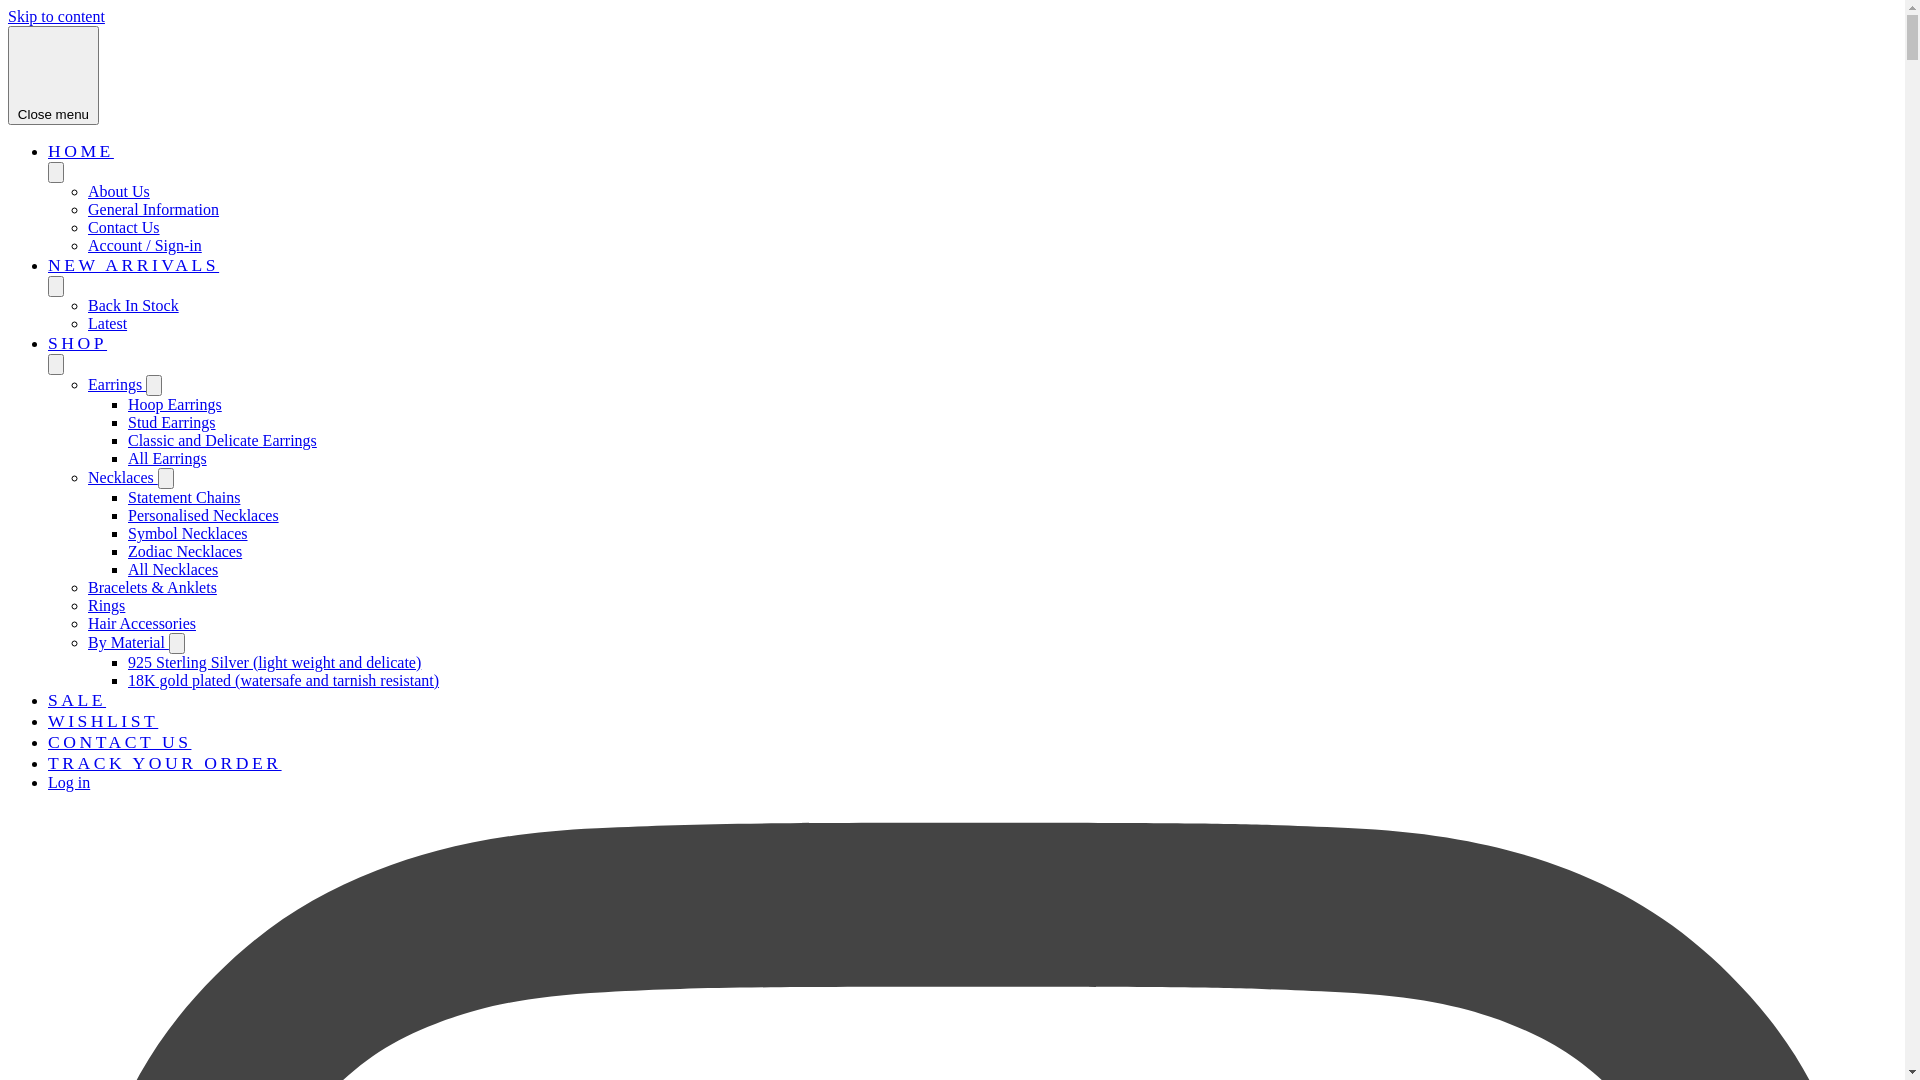 This screenshot has width=1920, height=1080. What do you see at coordinates (187, 532) in the screenshot?
I see `'Symbol Necklaces'` at bounding box center [187, 532].